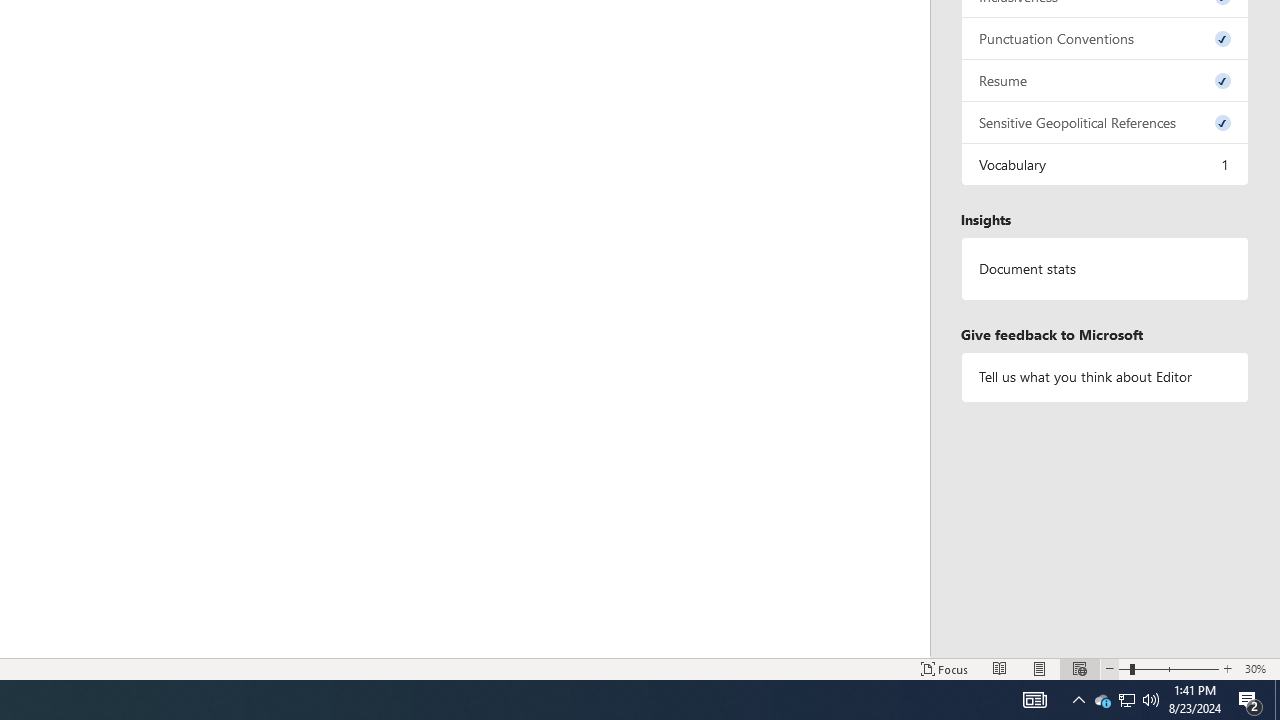  What do you see at coordinates (1226, 669) in the screenshot?
I see `'Zoom In'` at bounding box center [1226, 669].